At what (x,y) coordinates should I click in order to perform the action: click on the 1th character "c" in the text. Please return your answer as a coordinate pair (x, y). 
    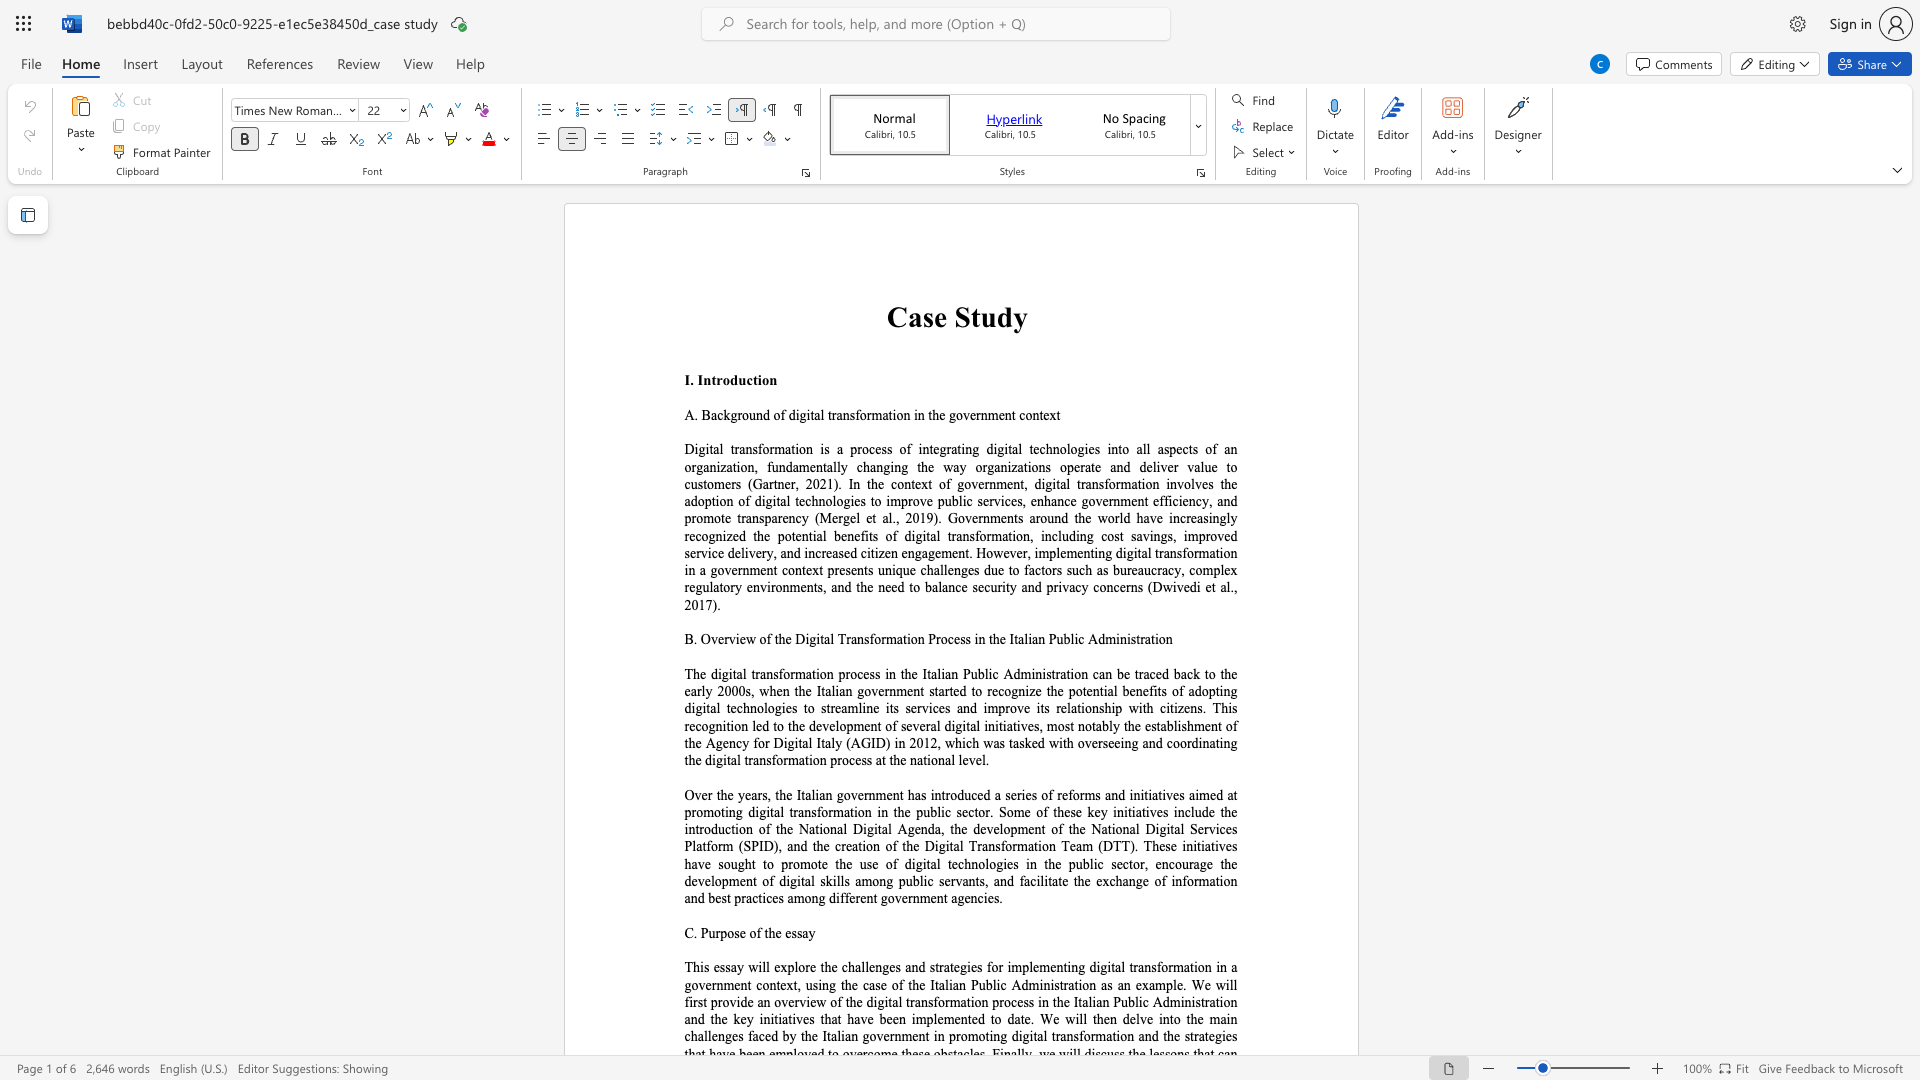
    Looking at the image, I should click on (852, 760).